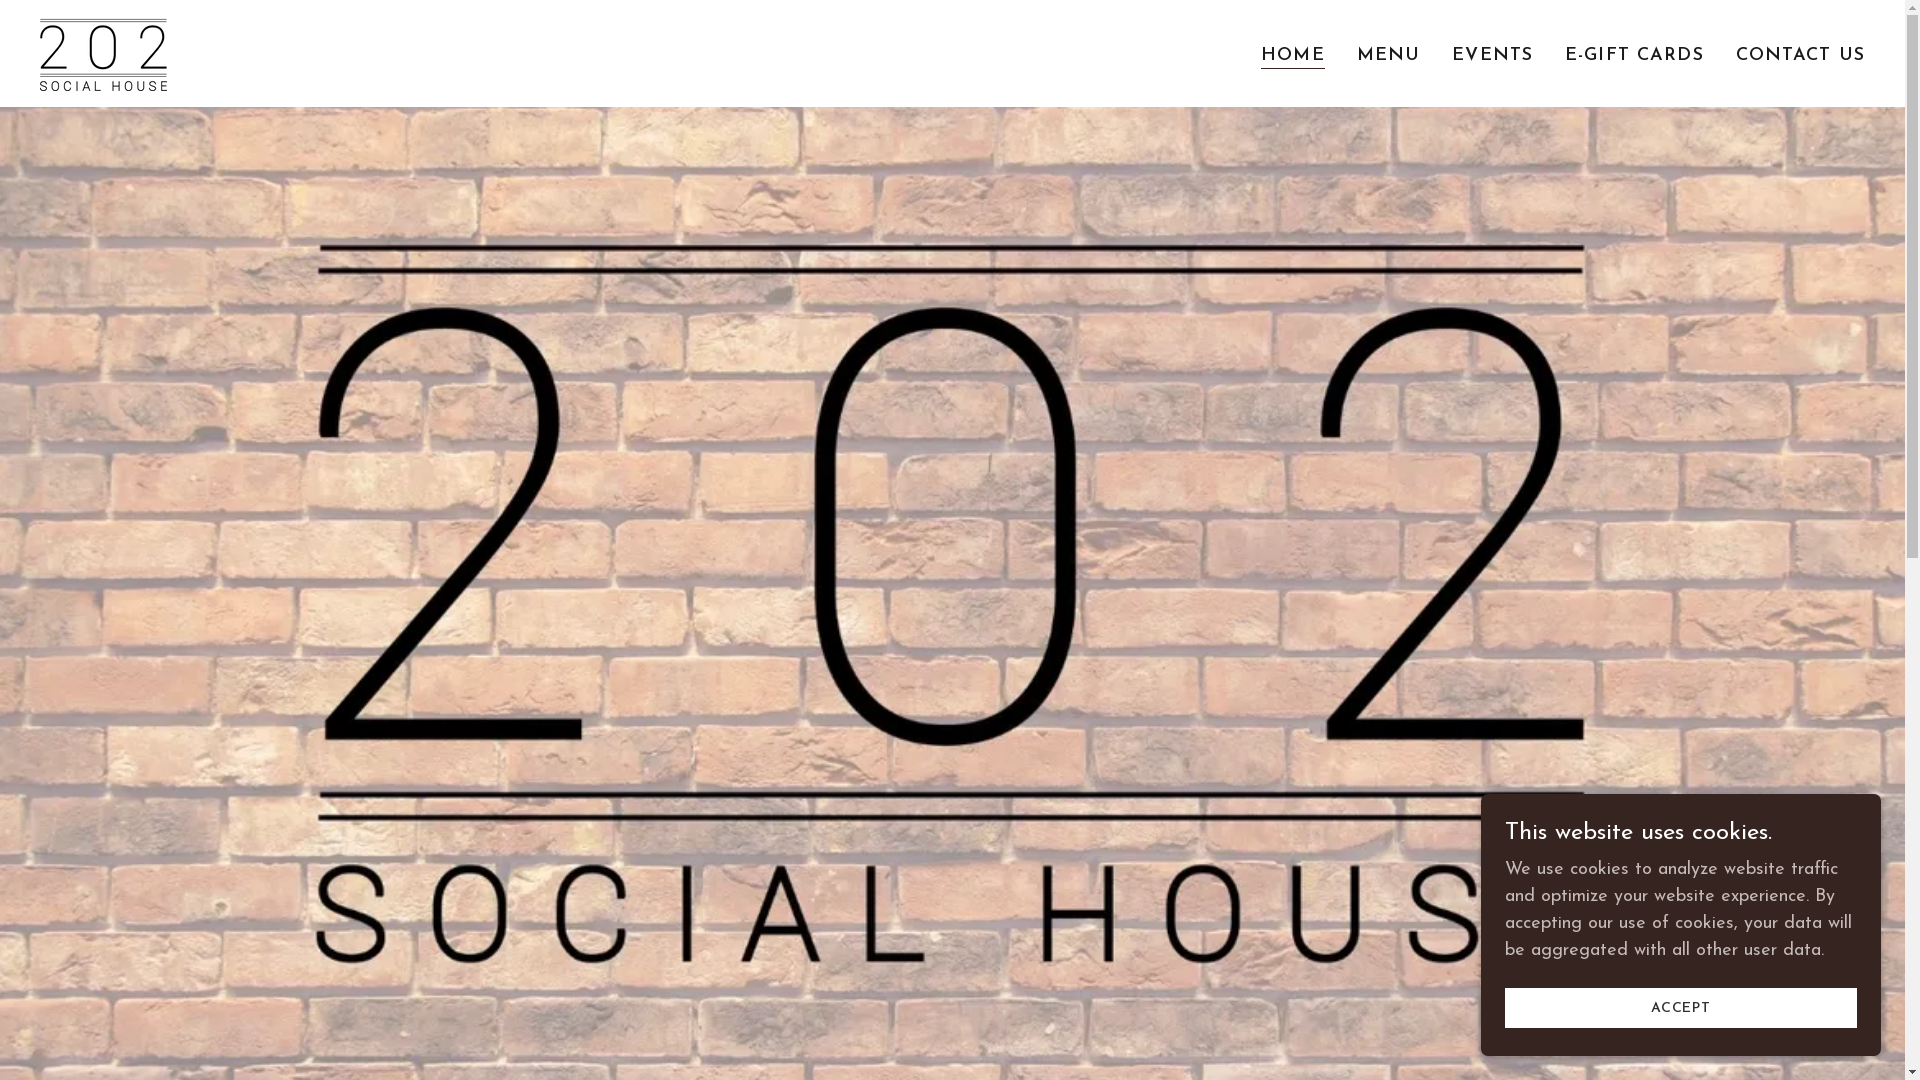 Image resolution: width=1920 pixels, height=1080 pixels. I want to click on '202 Social House', so click(102, 51).